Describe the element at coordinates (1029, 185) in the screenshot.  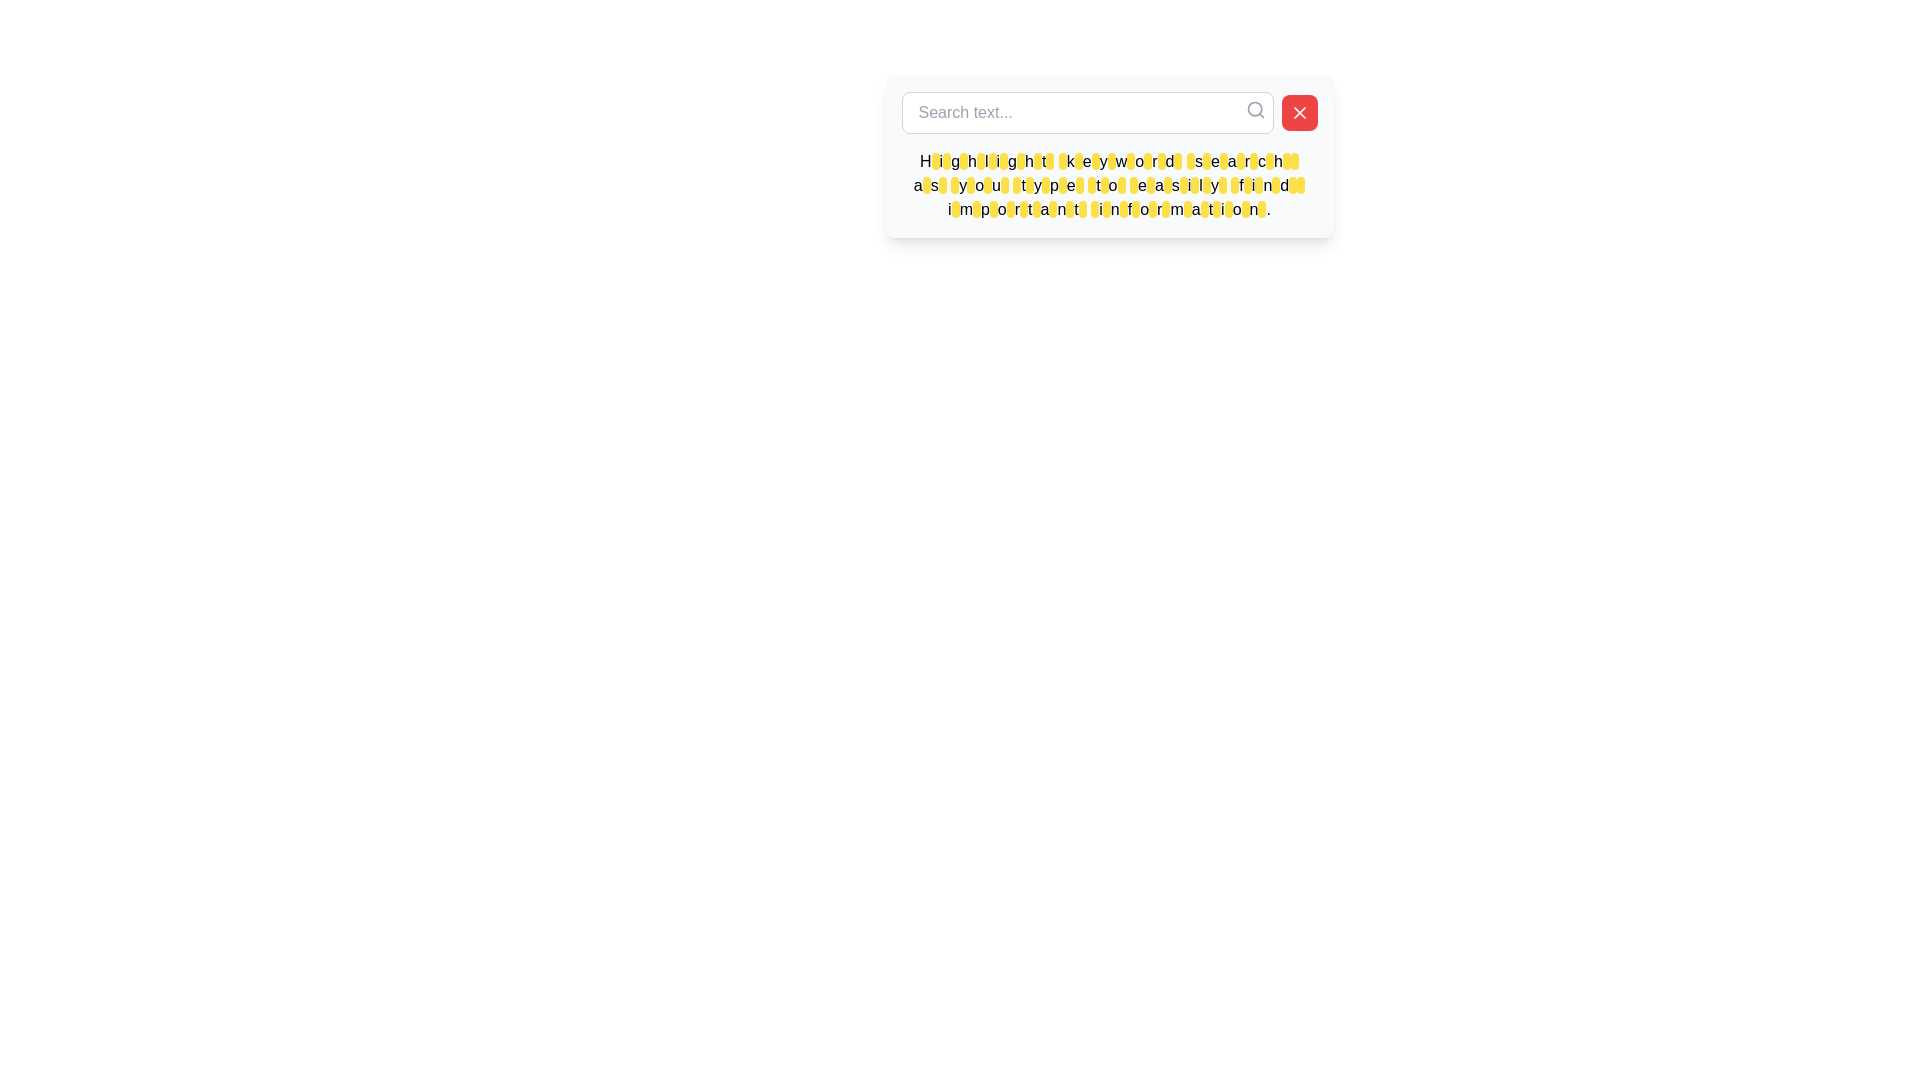
I see `the Decorative Highlight element, which is a small rounded rectangle with a yellow background and black text, located at the center of the bottom row of highlighted segments in a tooltip` at that location.